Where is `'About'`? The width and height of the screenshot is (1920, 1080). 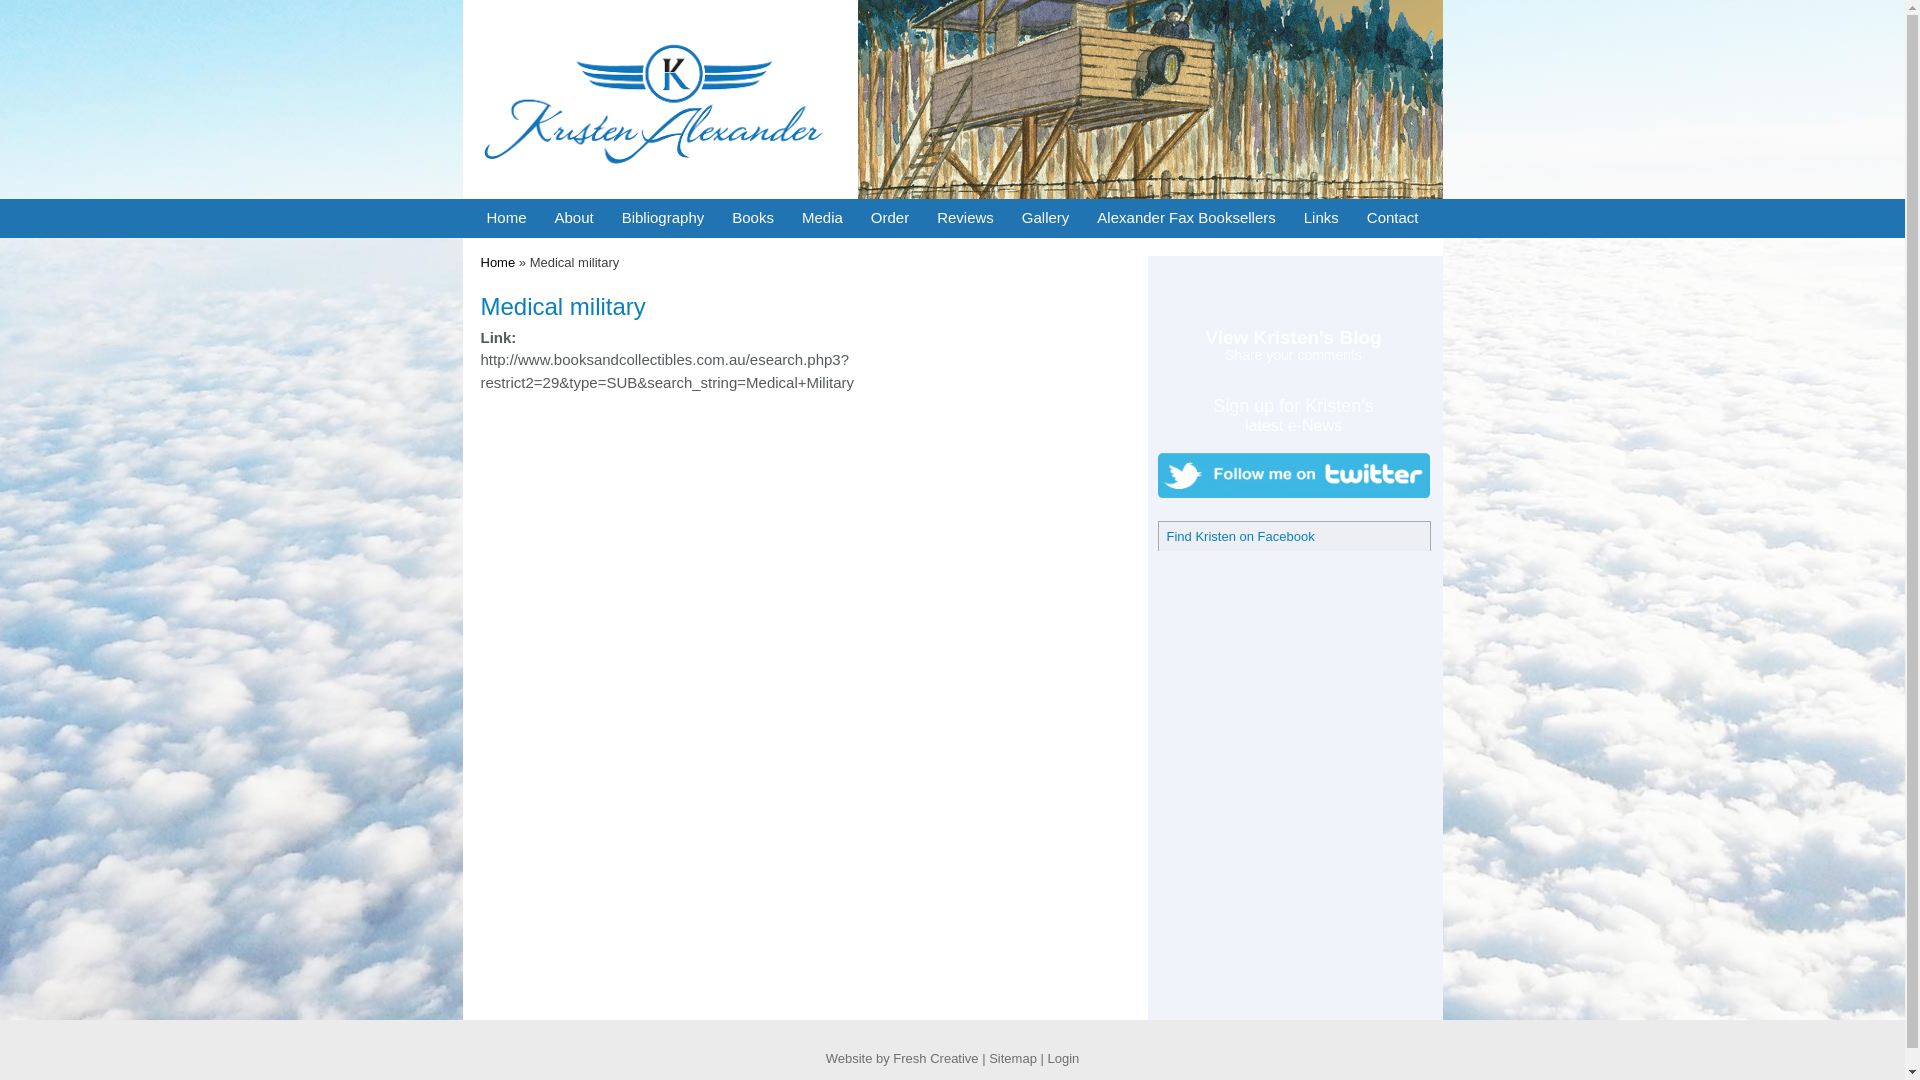 'About' is located at coordinates (572, 218).